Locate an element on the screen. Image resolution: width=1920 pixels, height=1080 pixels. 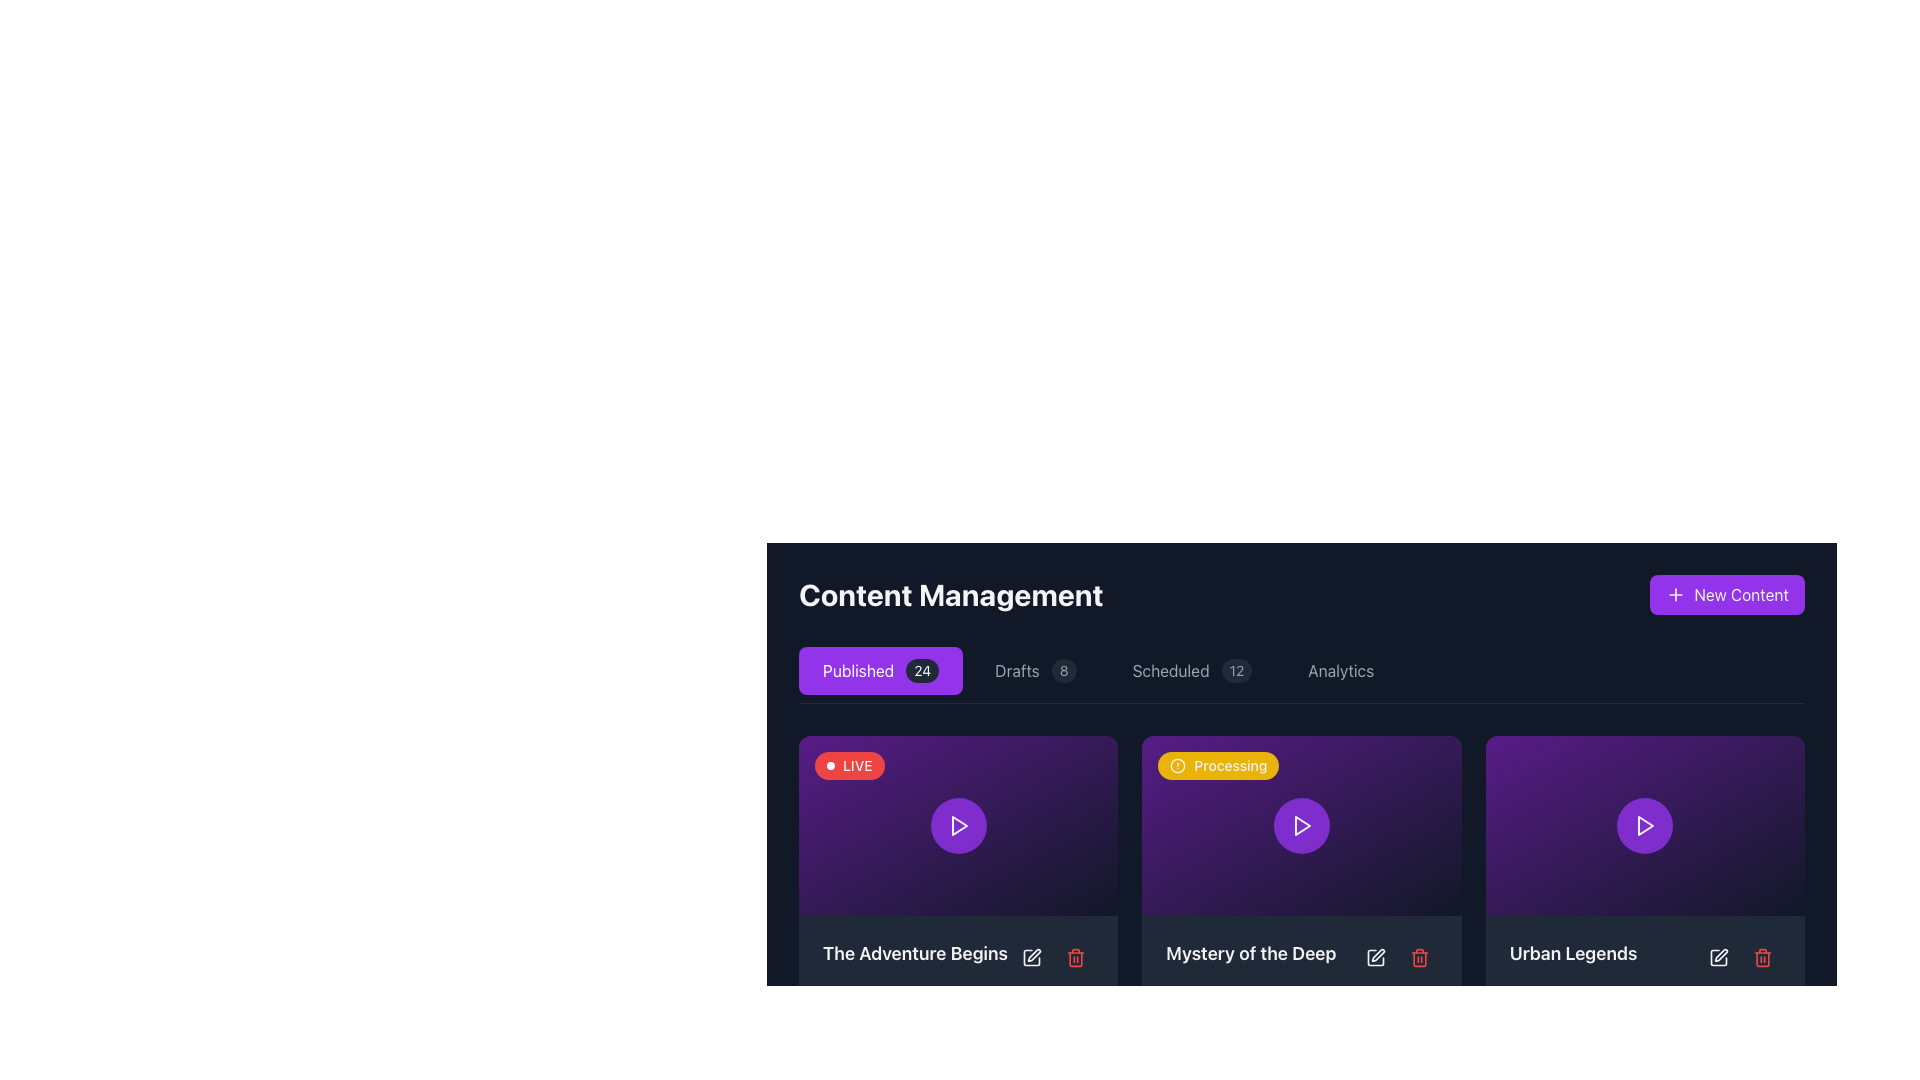
the 'Drafts' button with badge displaying '8', located between 'Published' and 'Scheduled' is located at coordinates (1035, 671).